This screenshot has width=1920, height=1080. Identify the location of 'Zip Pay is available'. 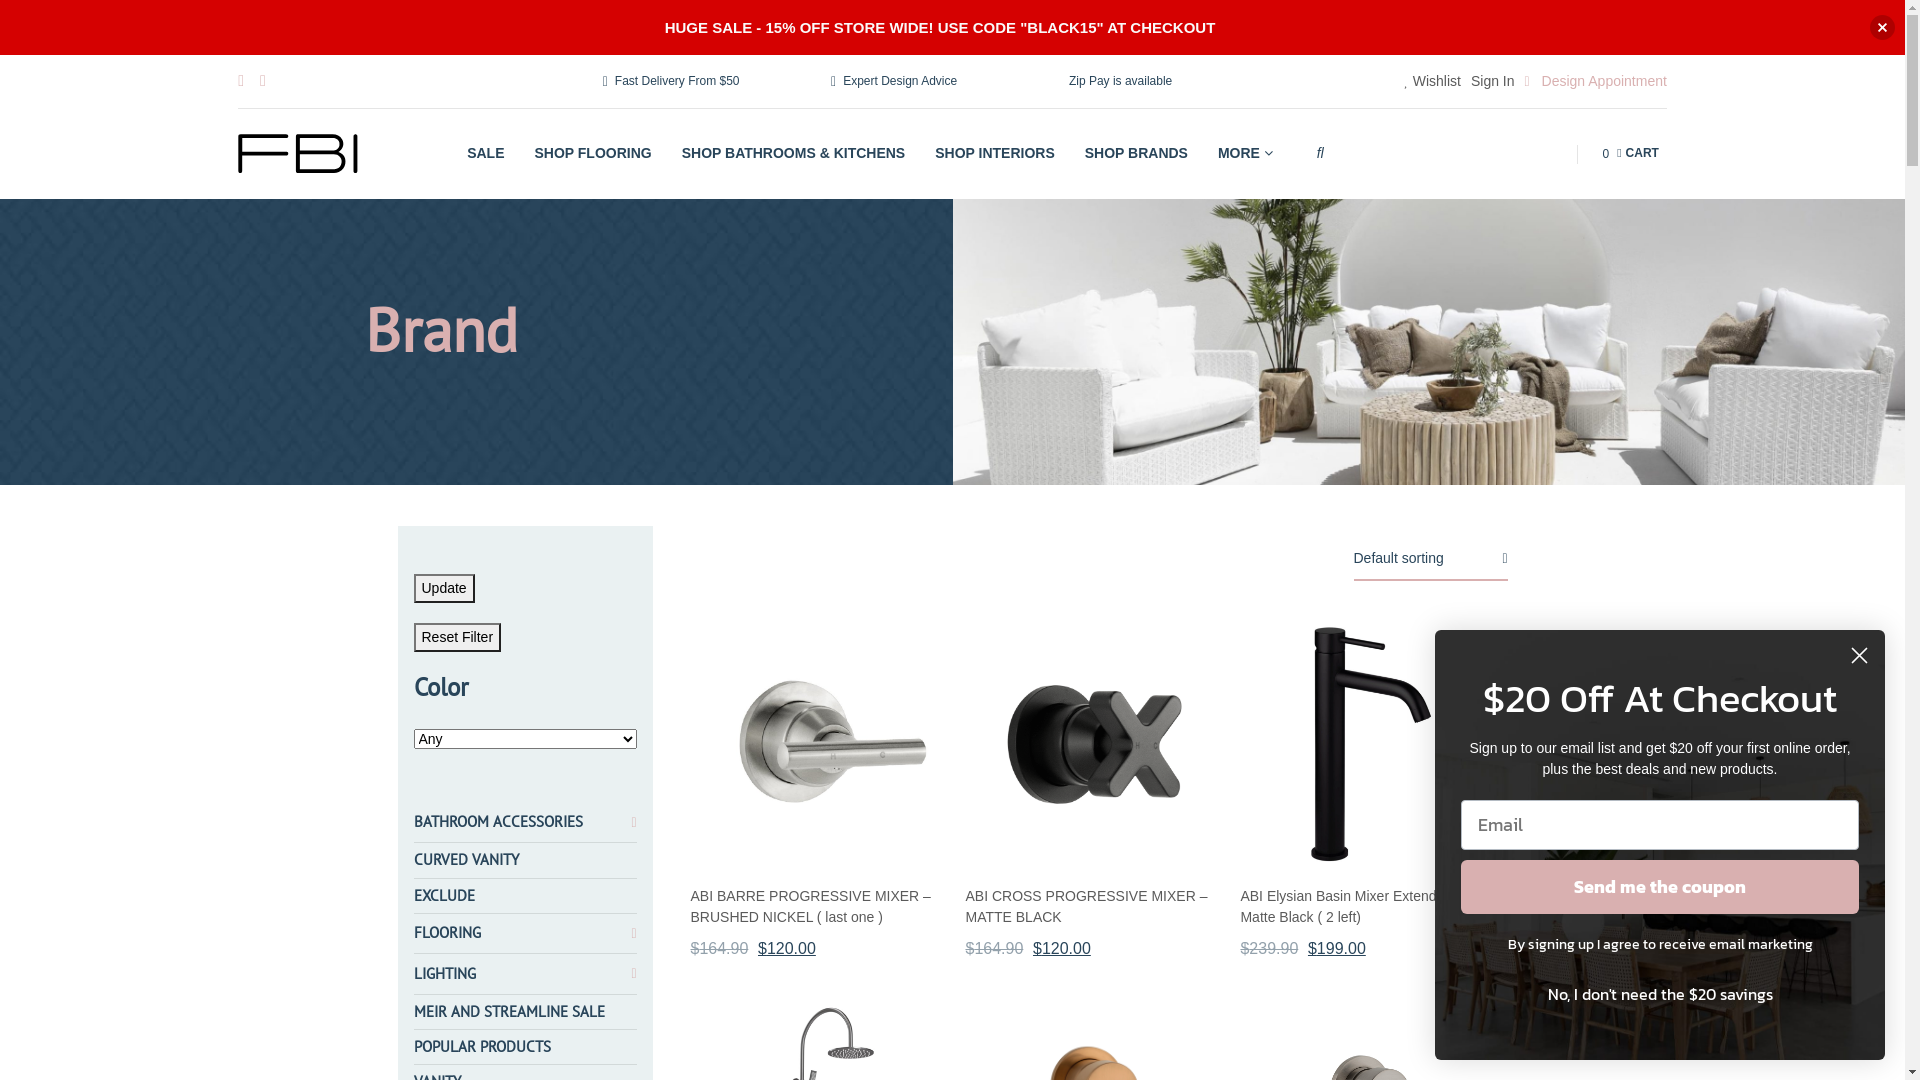
(1116, 80).